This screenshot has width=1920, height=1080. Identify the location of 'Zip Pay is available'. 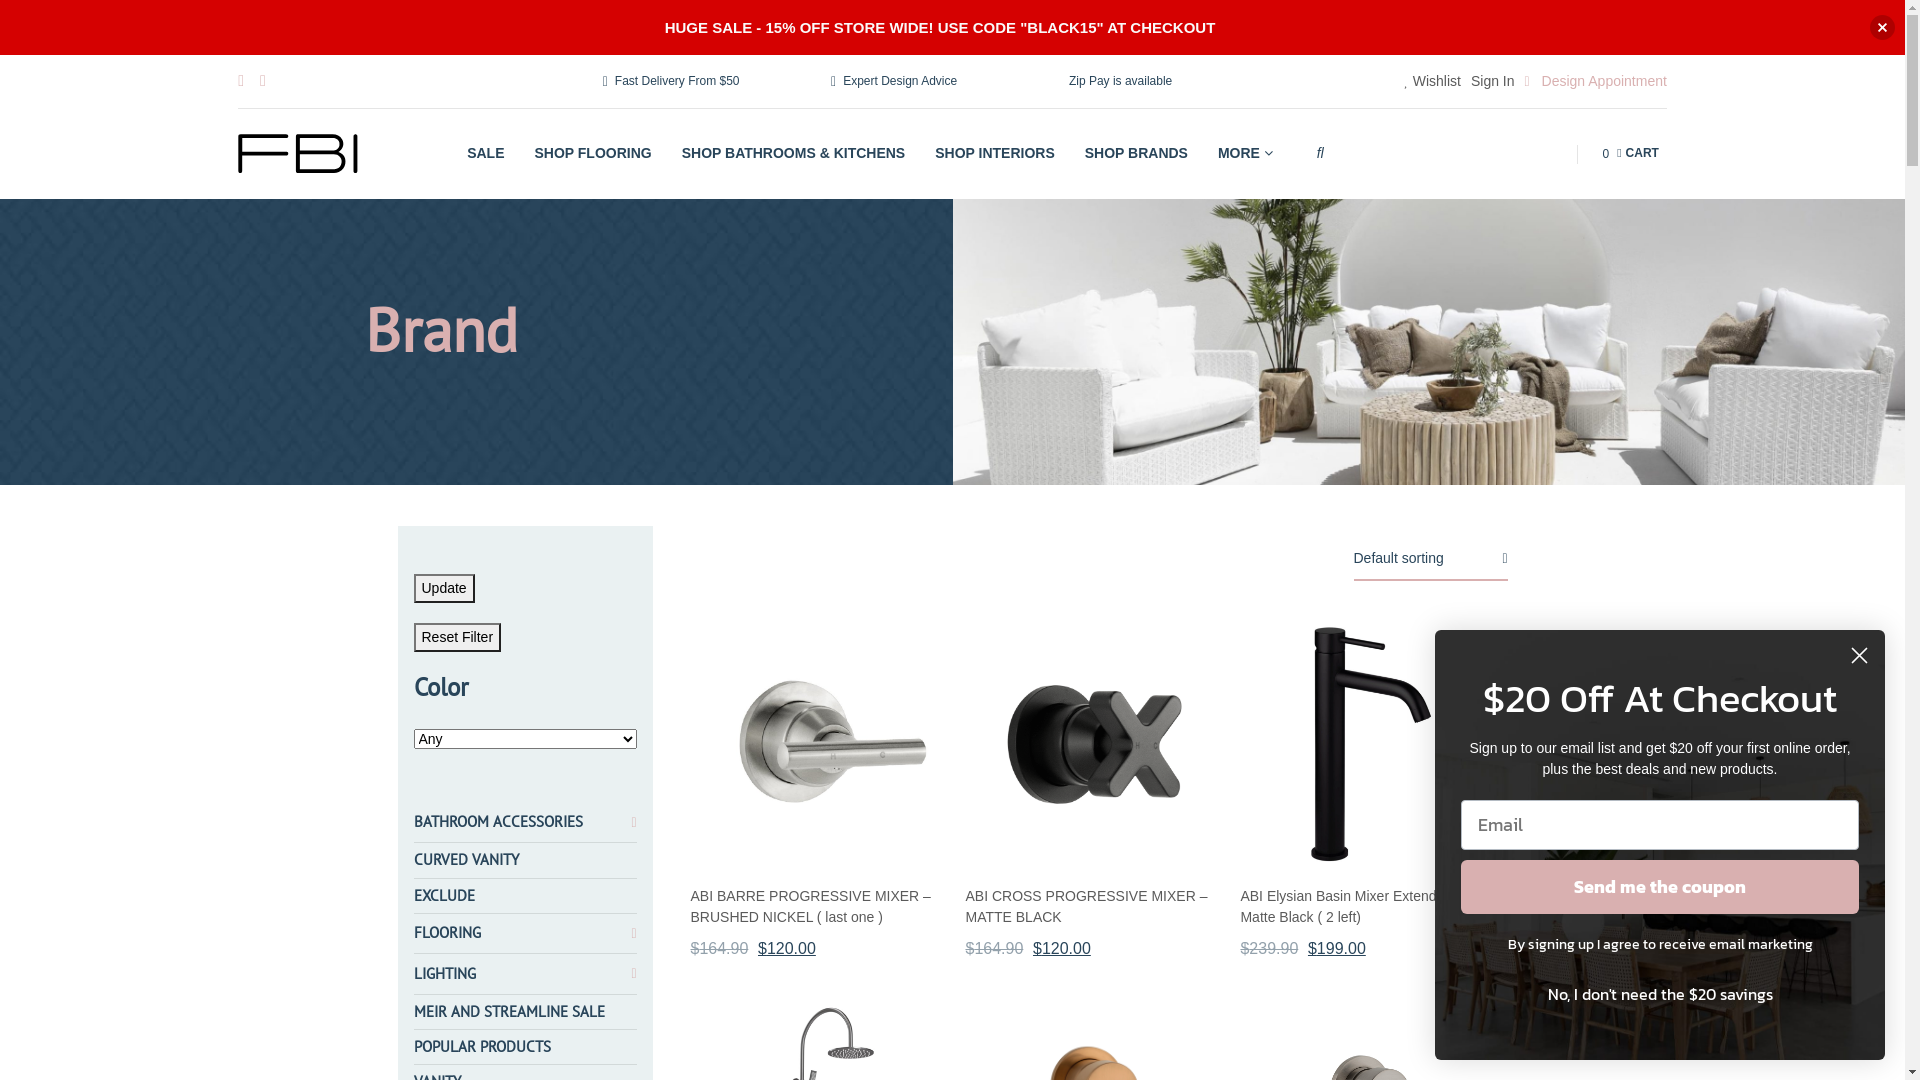
(1116, 80).